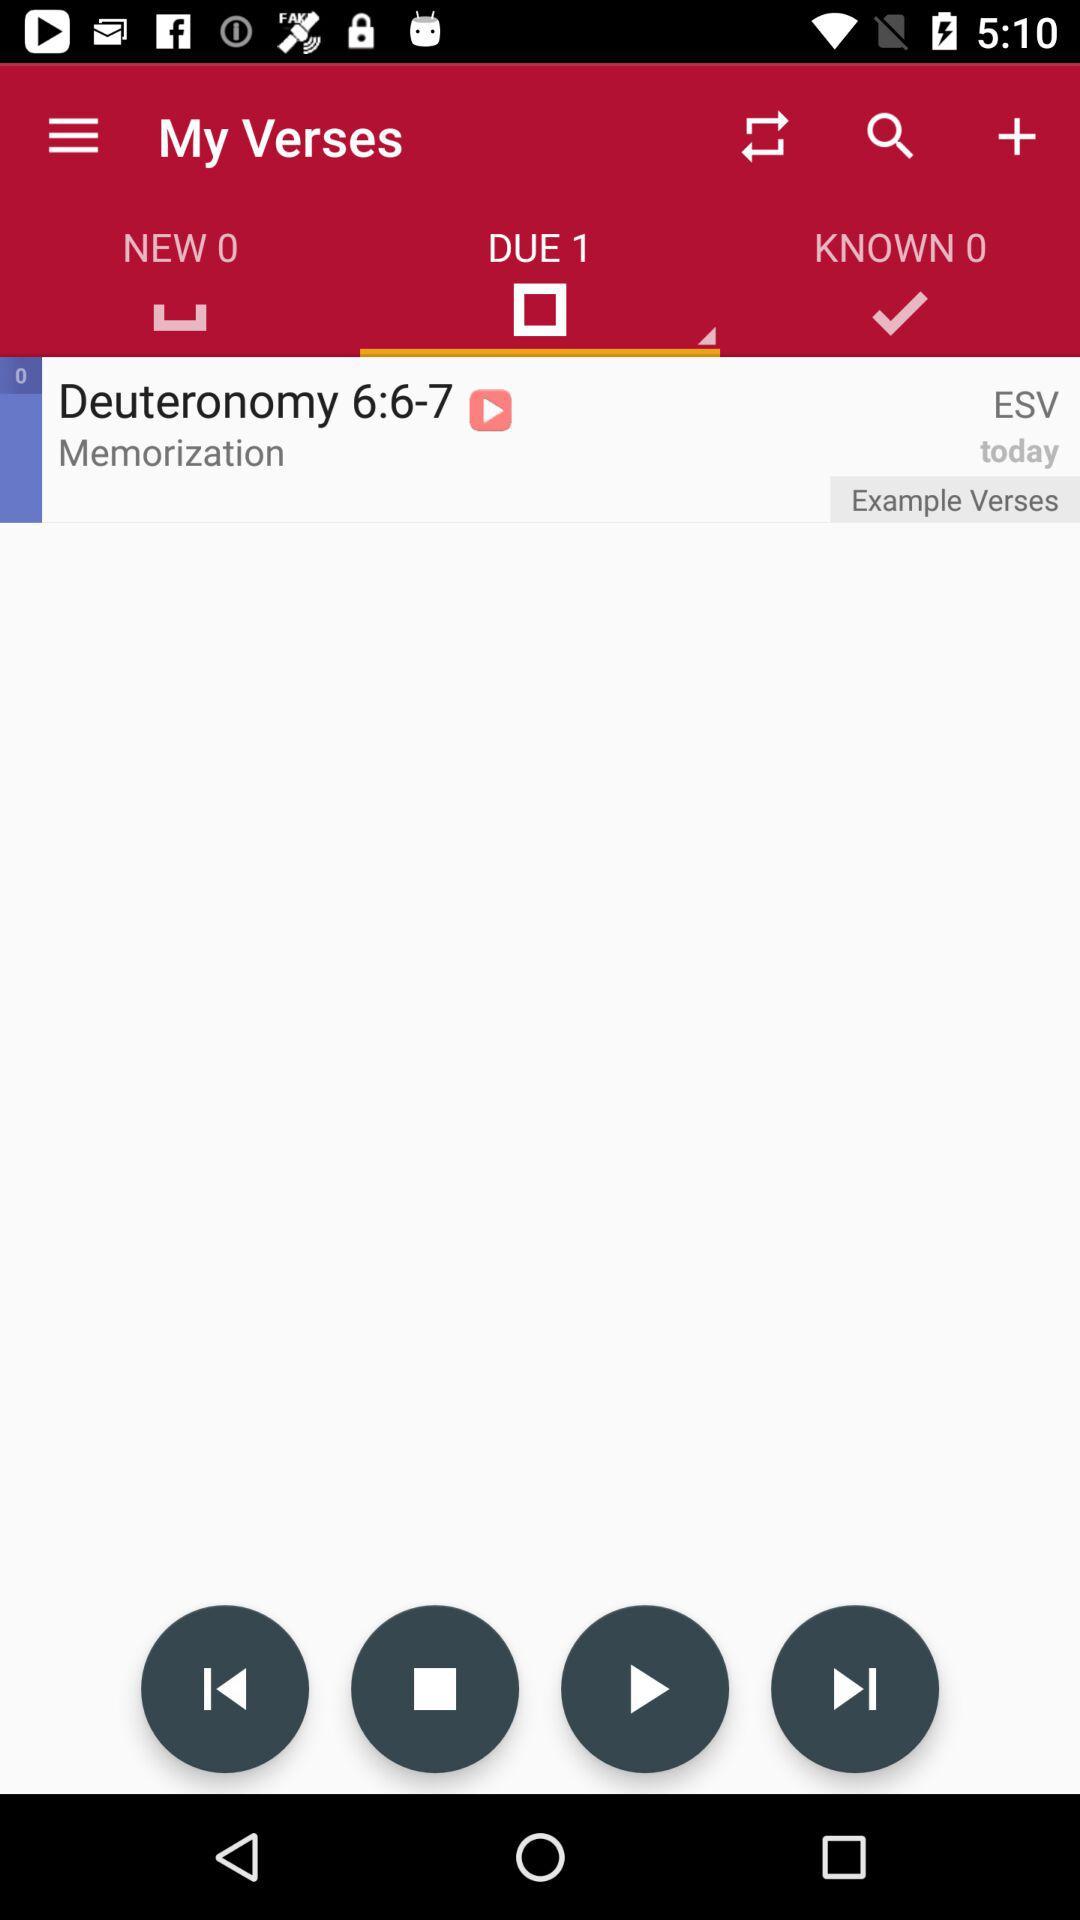 Image resolution: width=1080 pixels, height=1920 pixels. I want to click on stop the music, so click(434, 1688).